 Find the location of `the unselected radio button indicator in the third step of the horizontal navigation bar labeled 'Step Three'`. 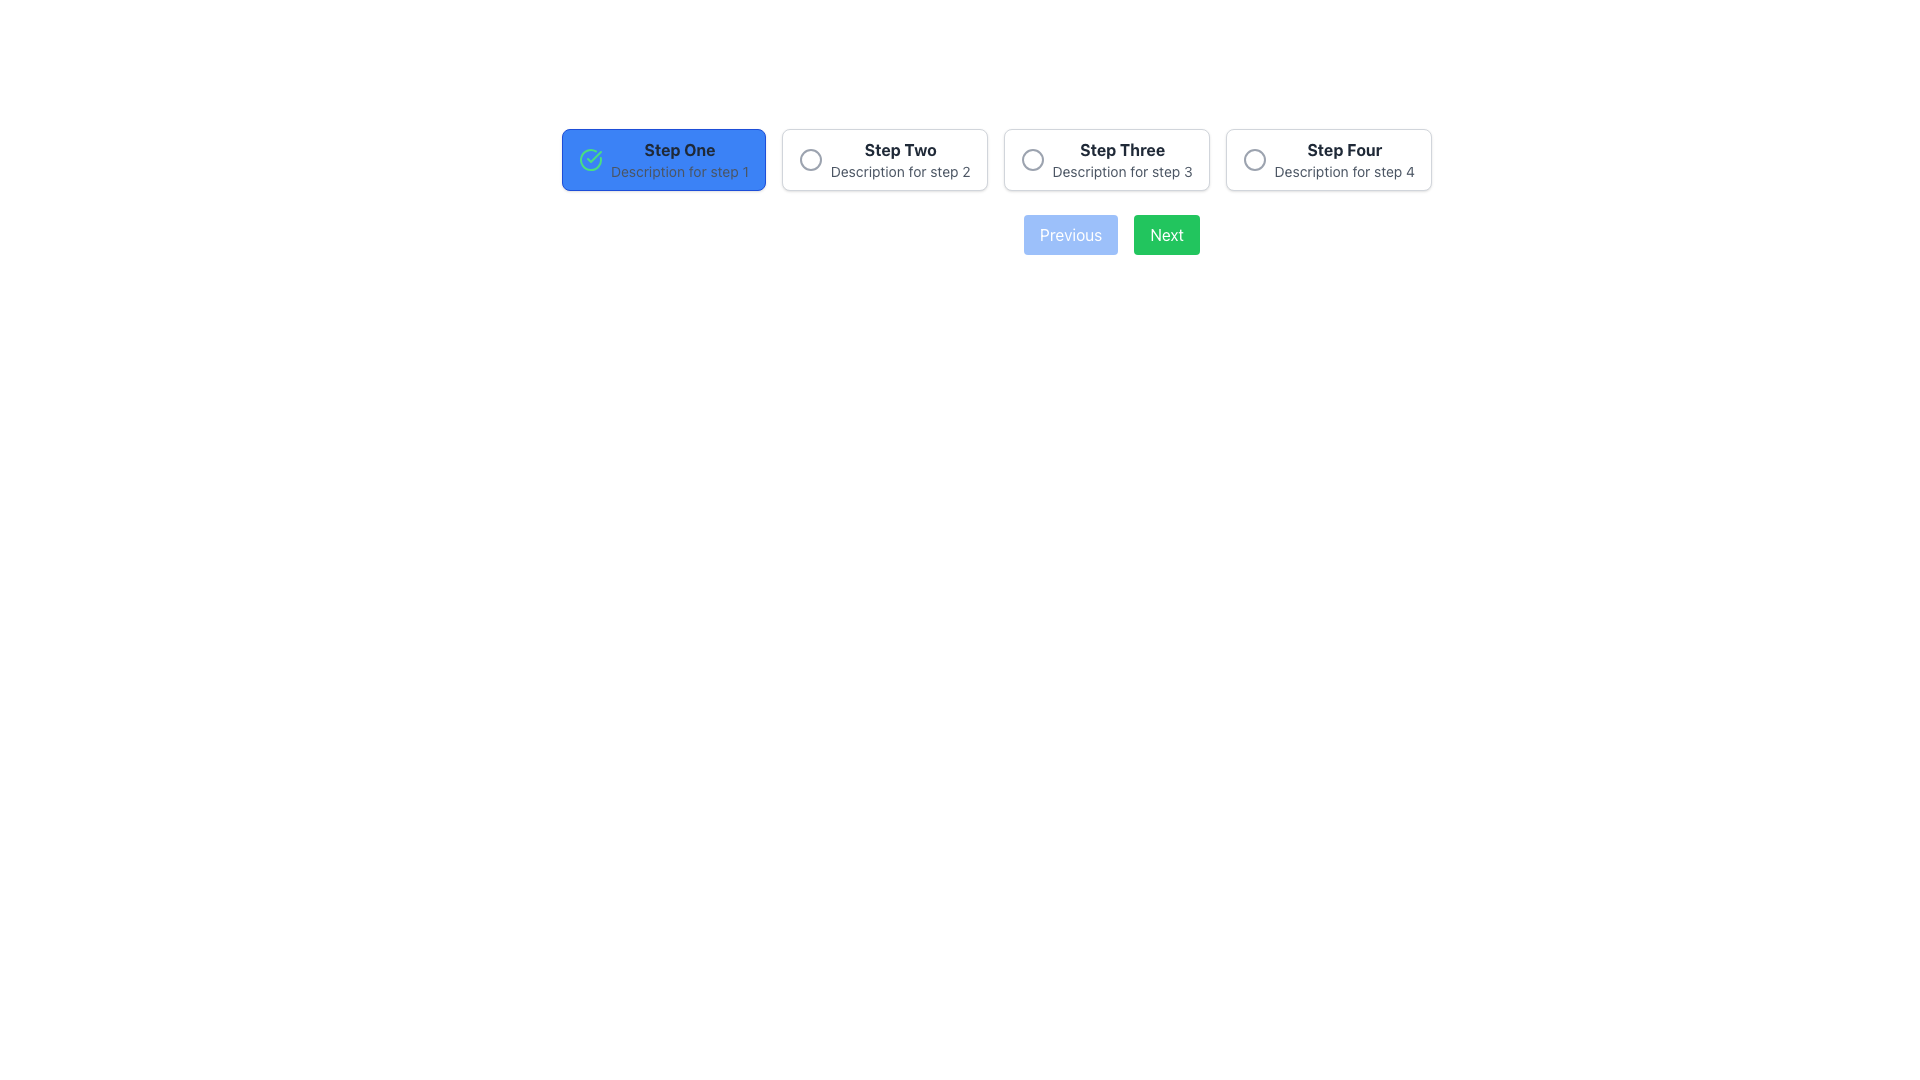

the unselected radio button indicator in the third step of the horizontal navigation bar labeled 'Step Three' is located at coordinates (1032, 158).